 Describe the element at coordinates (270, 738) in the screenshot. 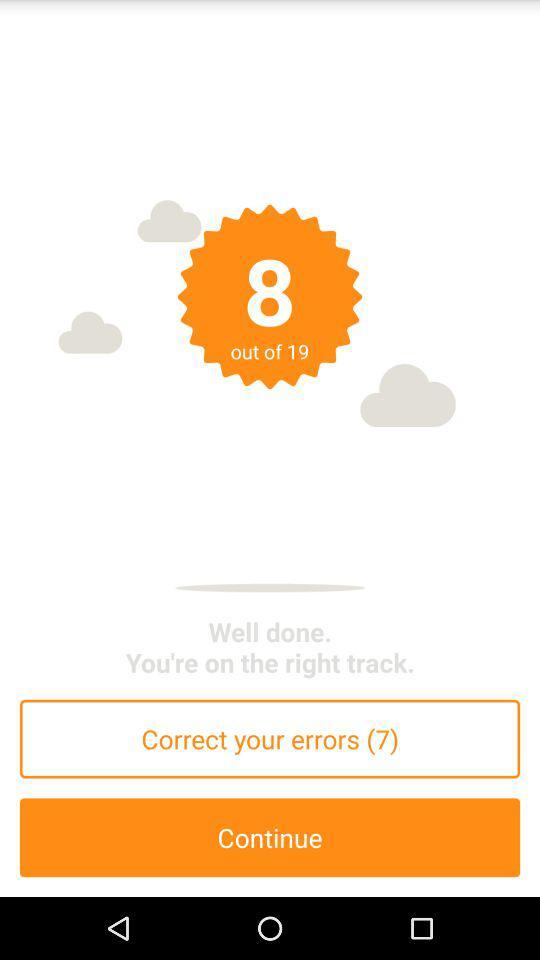

I see `correct your errors item` at that location.